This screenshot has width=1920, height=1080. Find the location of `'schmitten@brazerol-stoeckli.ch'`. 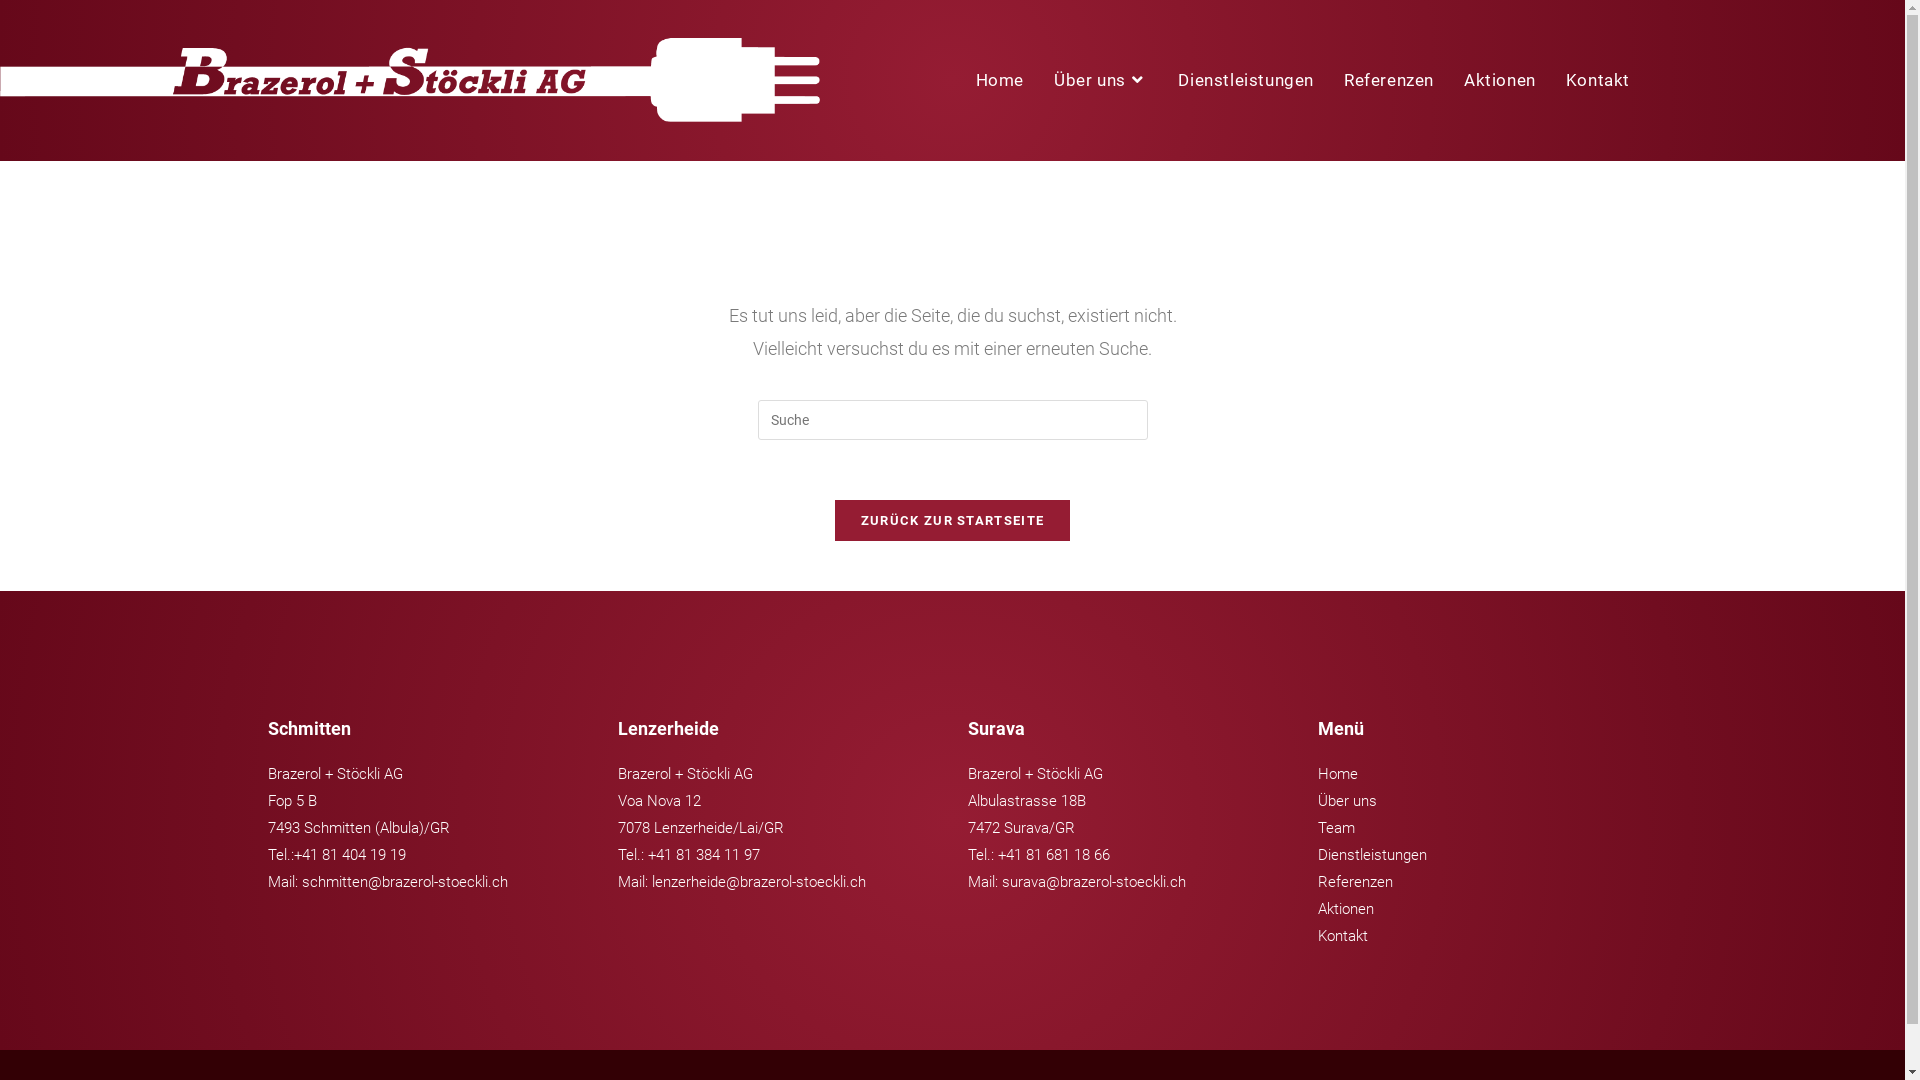

'schmitten@brazerol-stoeckli.ch' is located at coordinates (403, 881).